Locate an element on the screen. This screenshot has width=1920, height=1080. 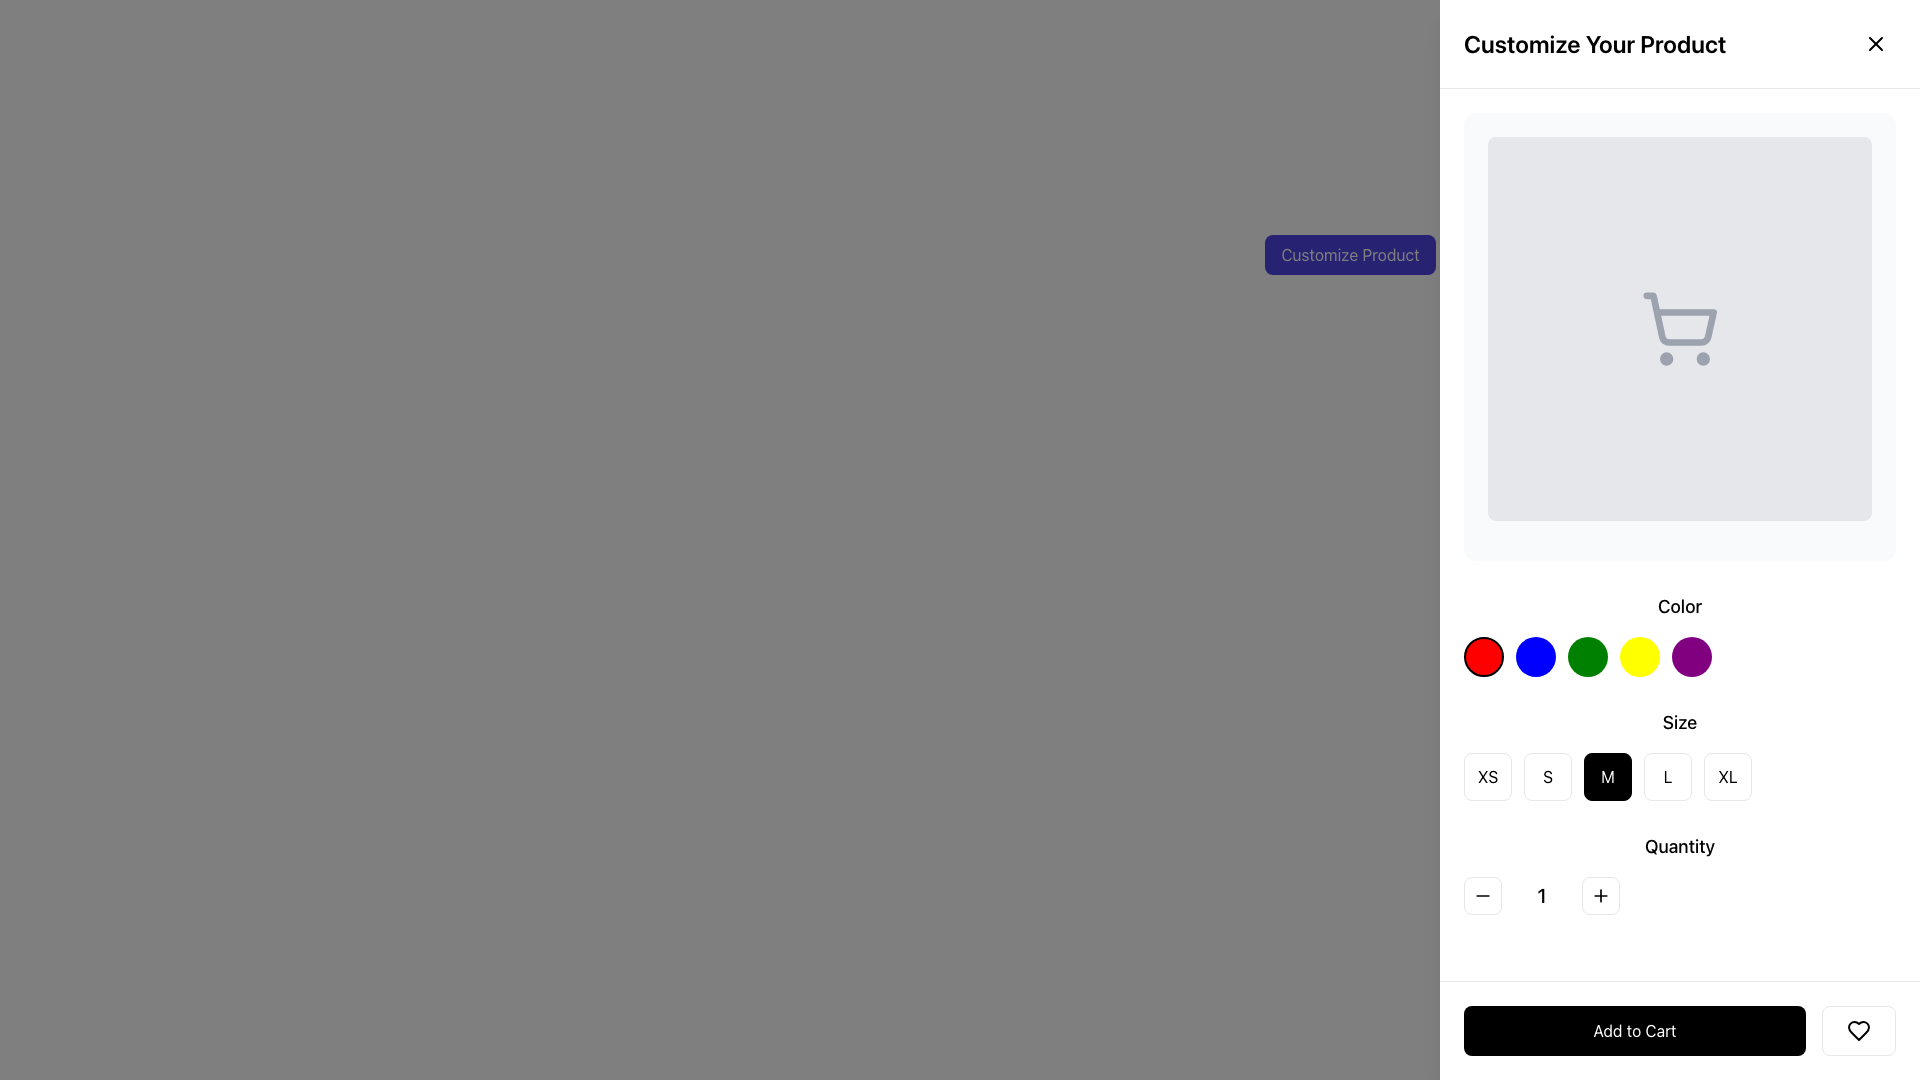
the Placeholder card with an icon, which represents a product image or category and is located at the top section of the product customization interface is located at coordinates (1680, 335).